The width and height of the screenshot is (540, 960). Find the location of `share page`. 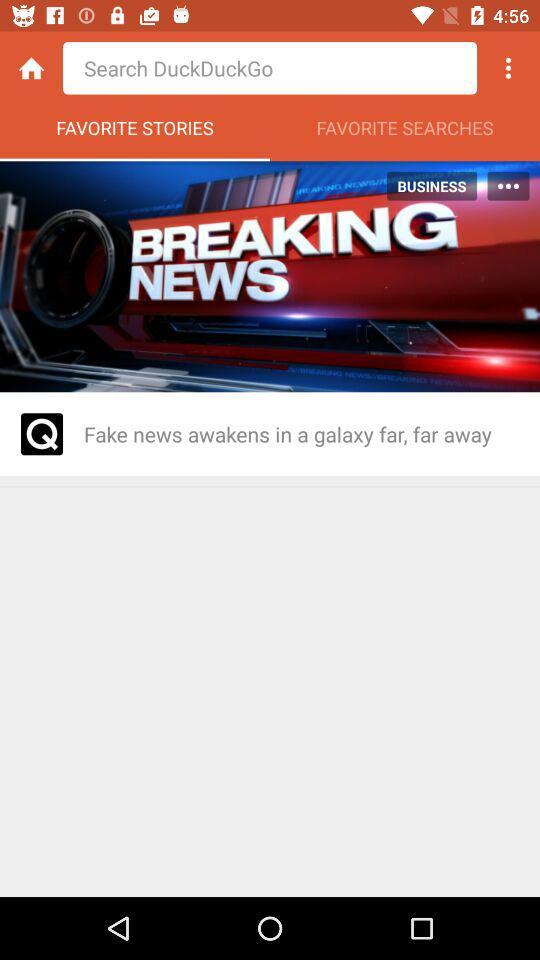

share page is located at coordinates (508, 68).